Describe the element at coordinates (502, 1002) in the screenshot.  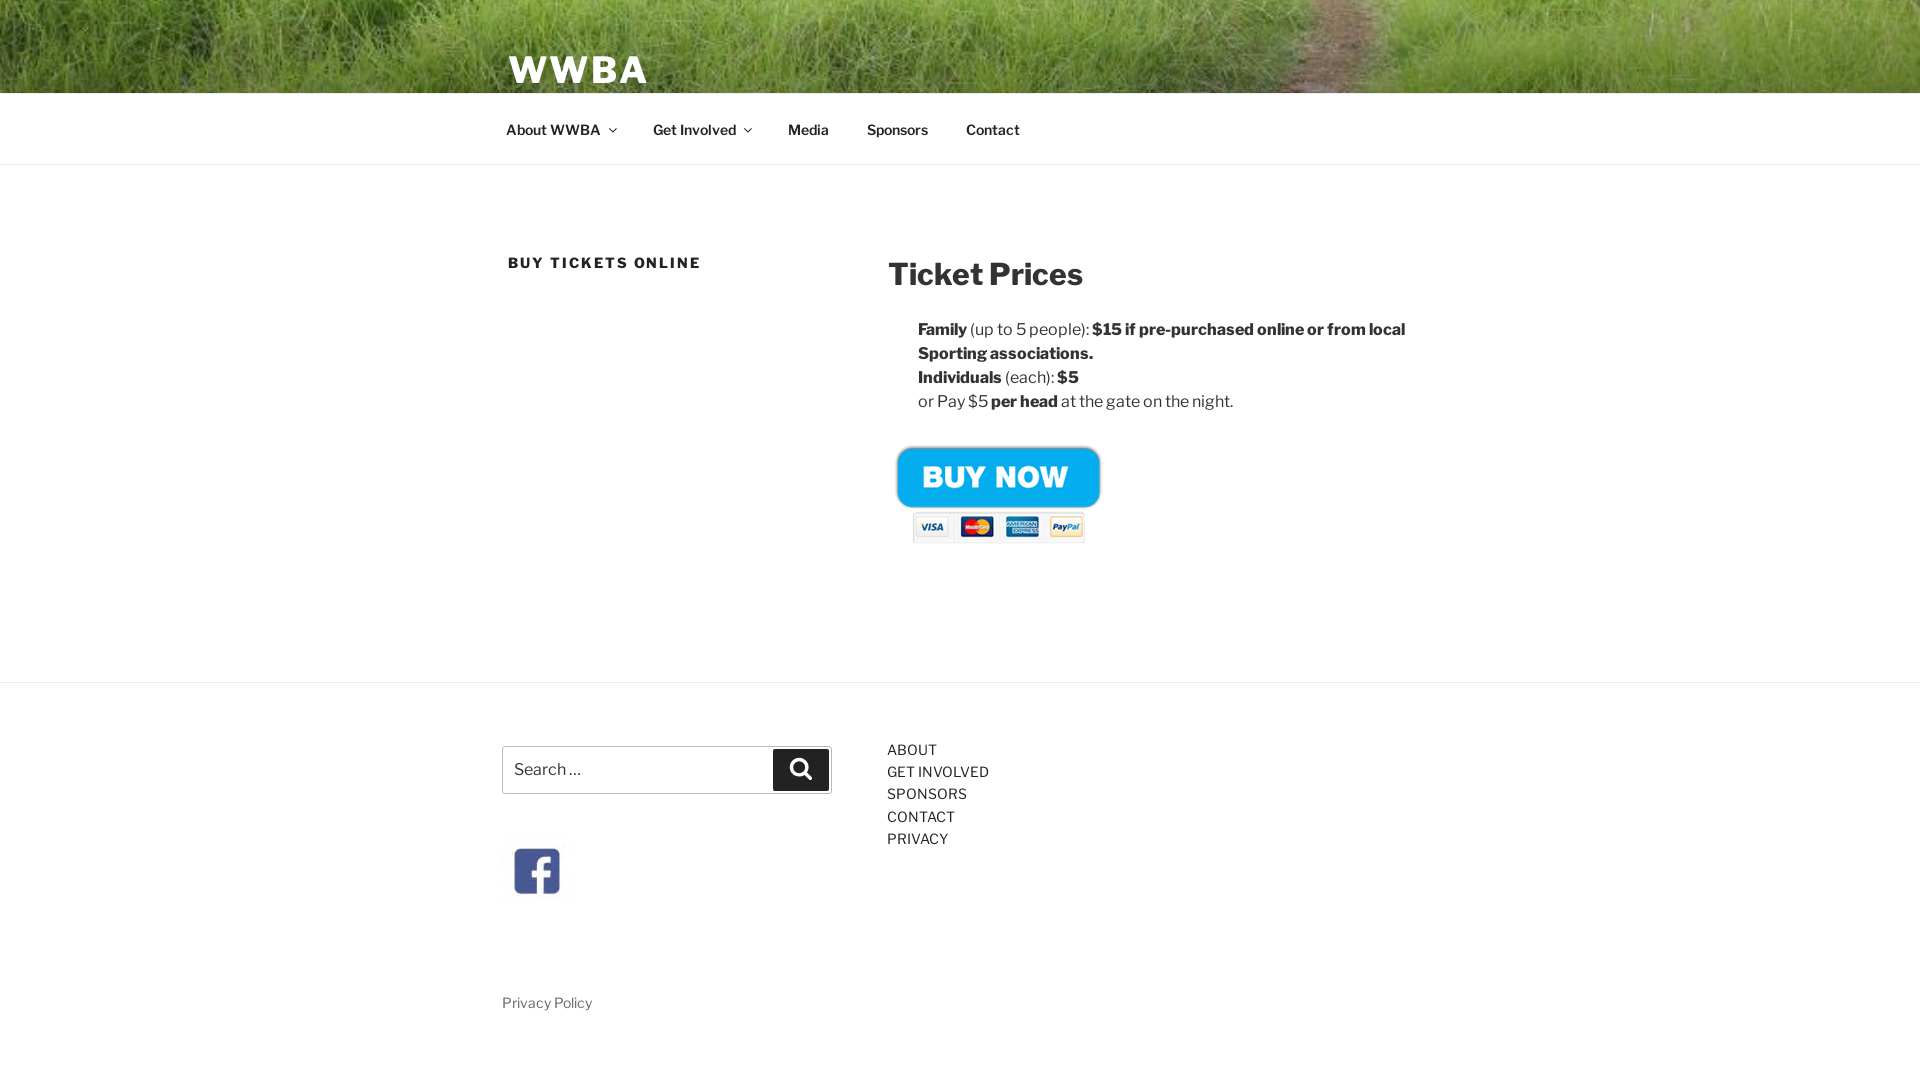
I see `'Privacy Policy'` at that location.